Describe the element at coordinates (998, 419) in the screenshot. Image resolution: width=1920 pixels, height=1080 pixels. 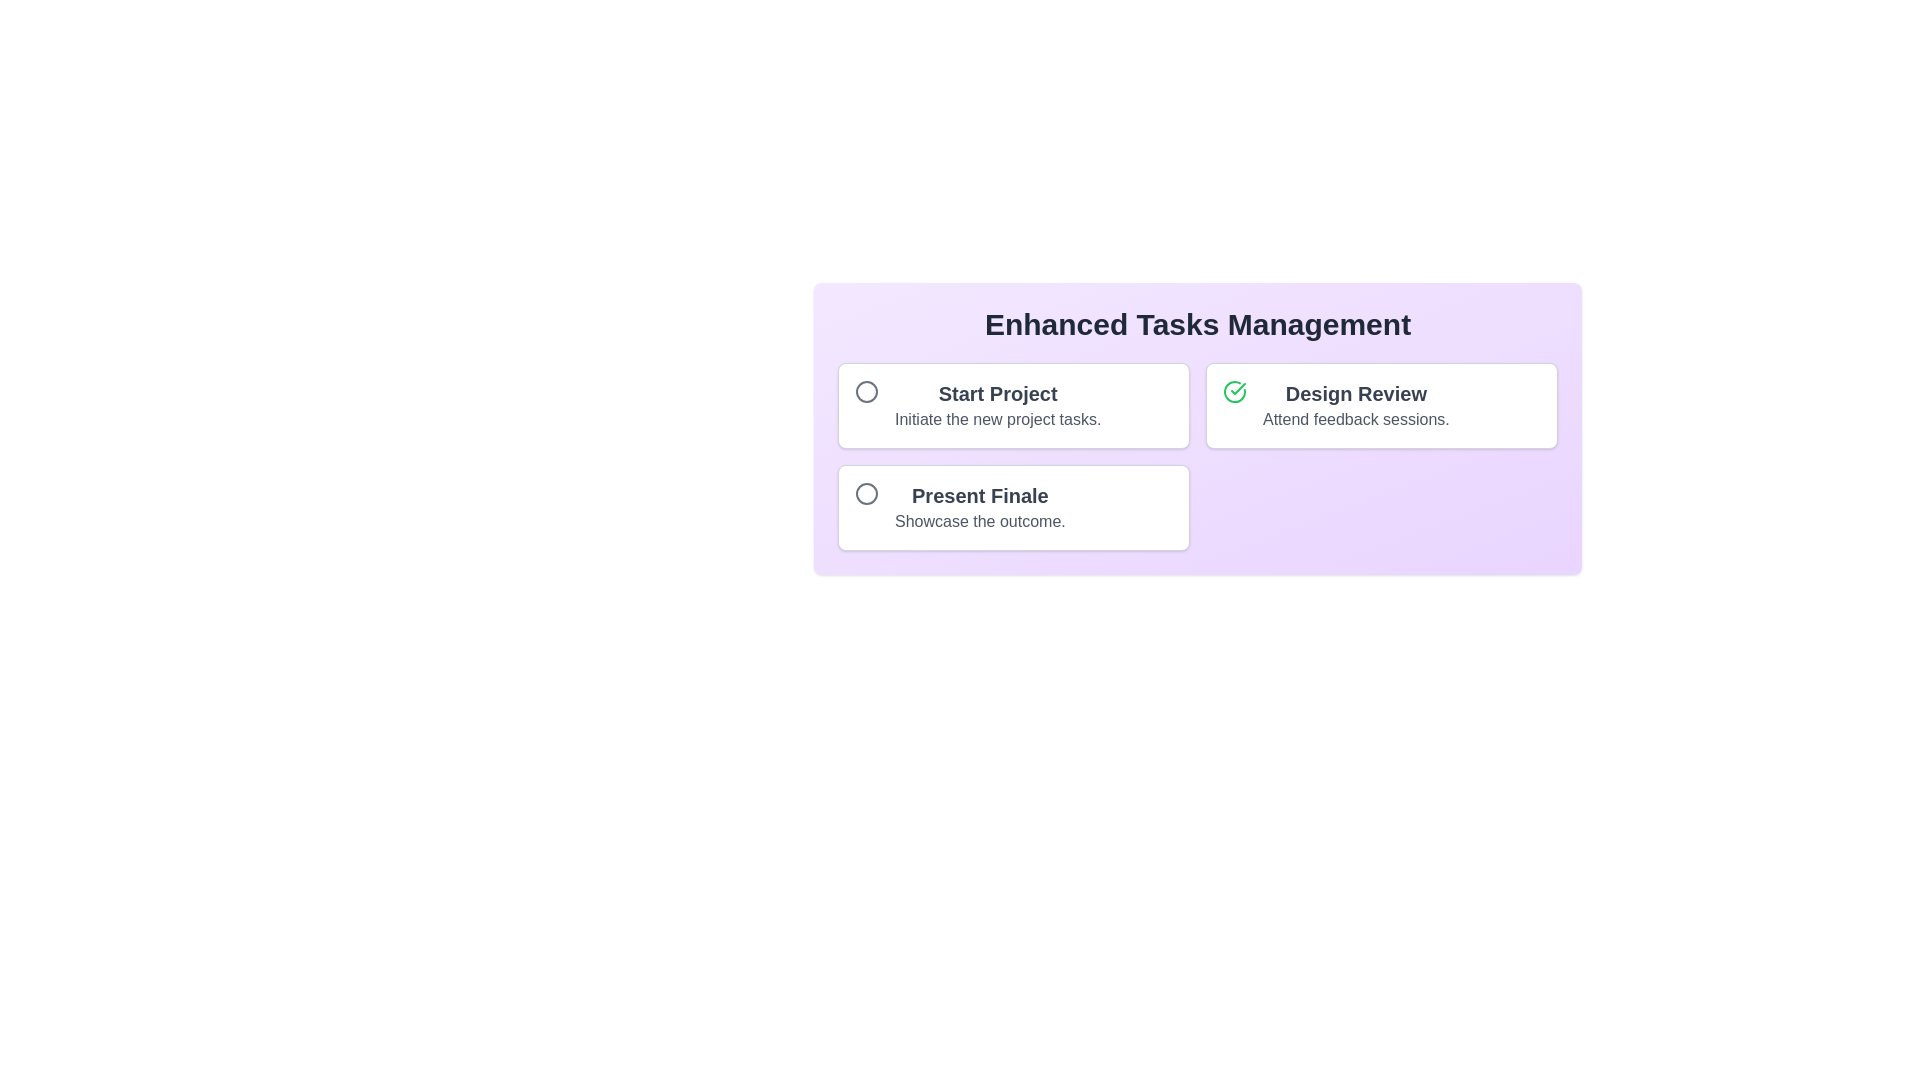
I see `the task detail text of the task titled 'Start Project'` at that location.